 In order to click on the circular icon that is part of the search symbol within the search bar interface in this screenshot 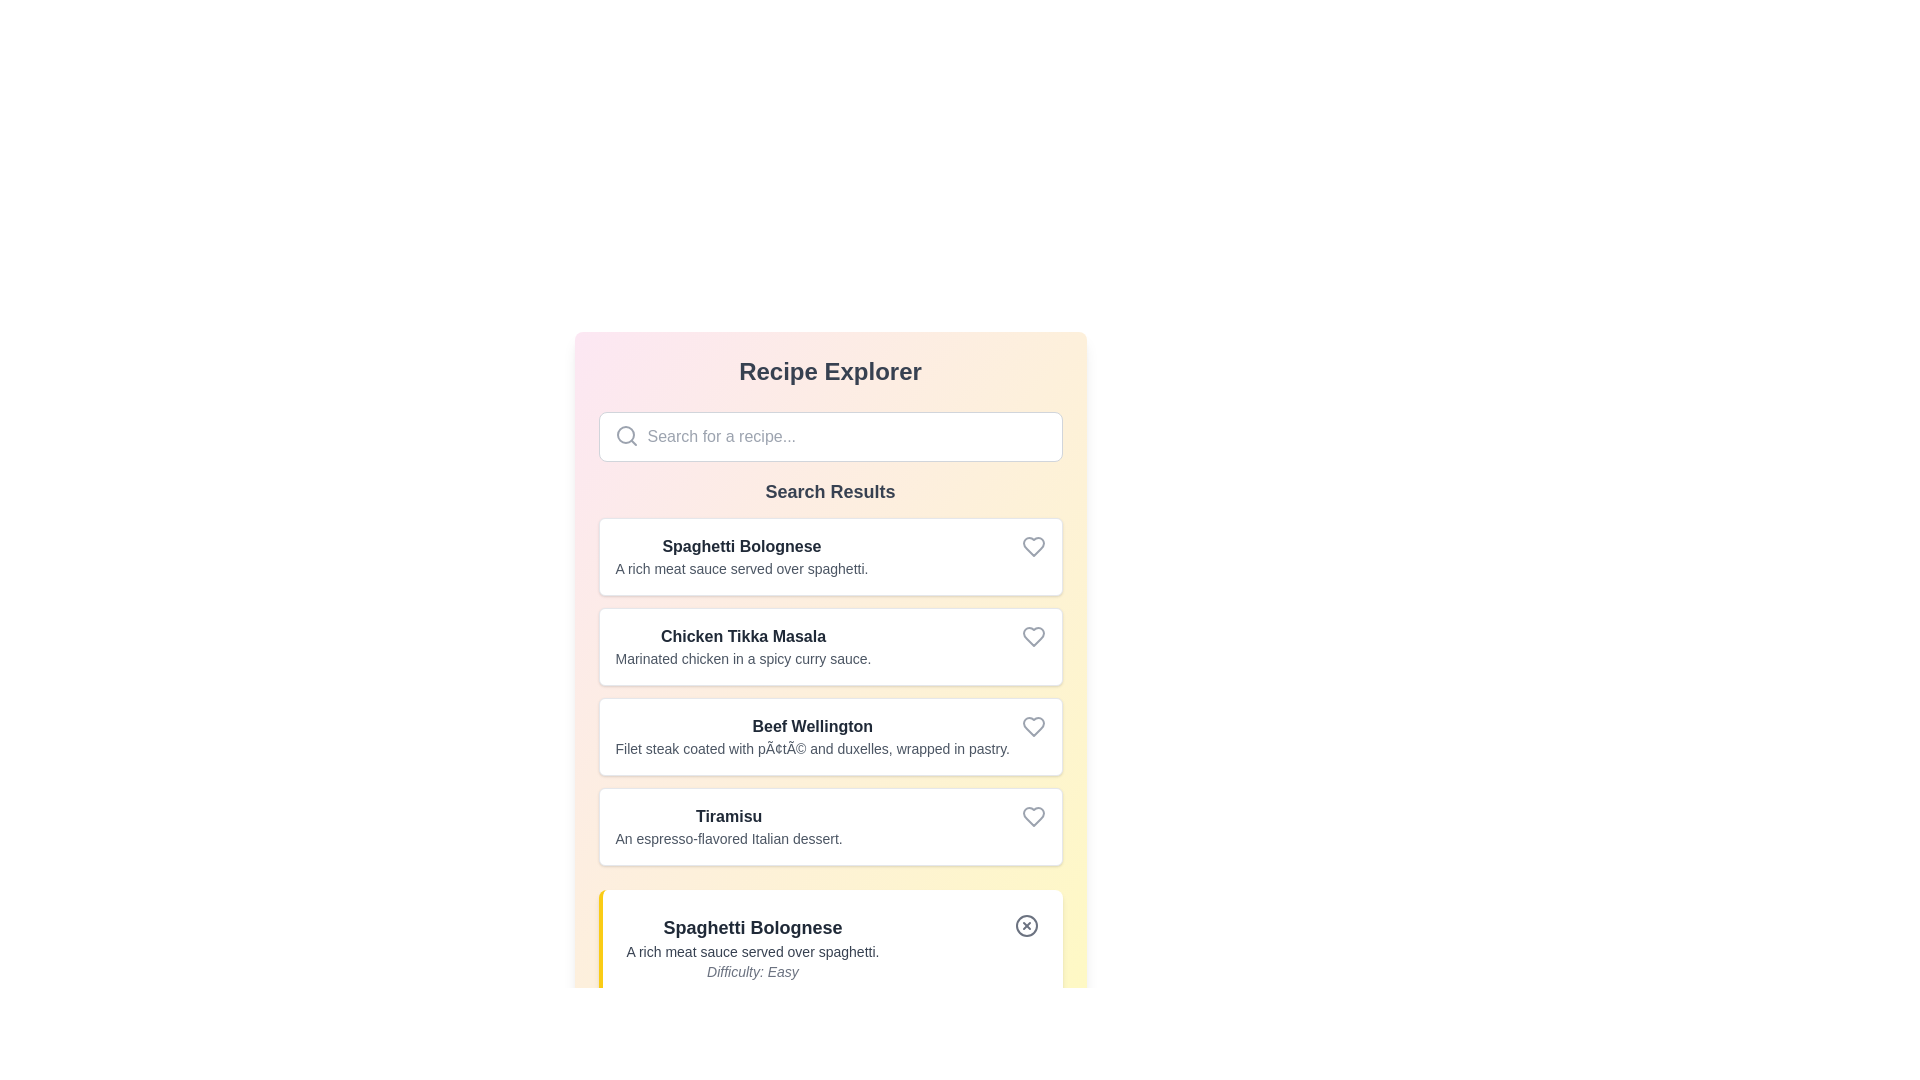, I will do `click(624, 434)`.